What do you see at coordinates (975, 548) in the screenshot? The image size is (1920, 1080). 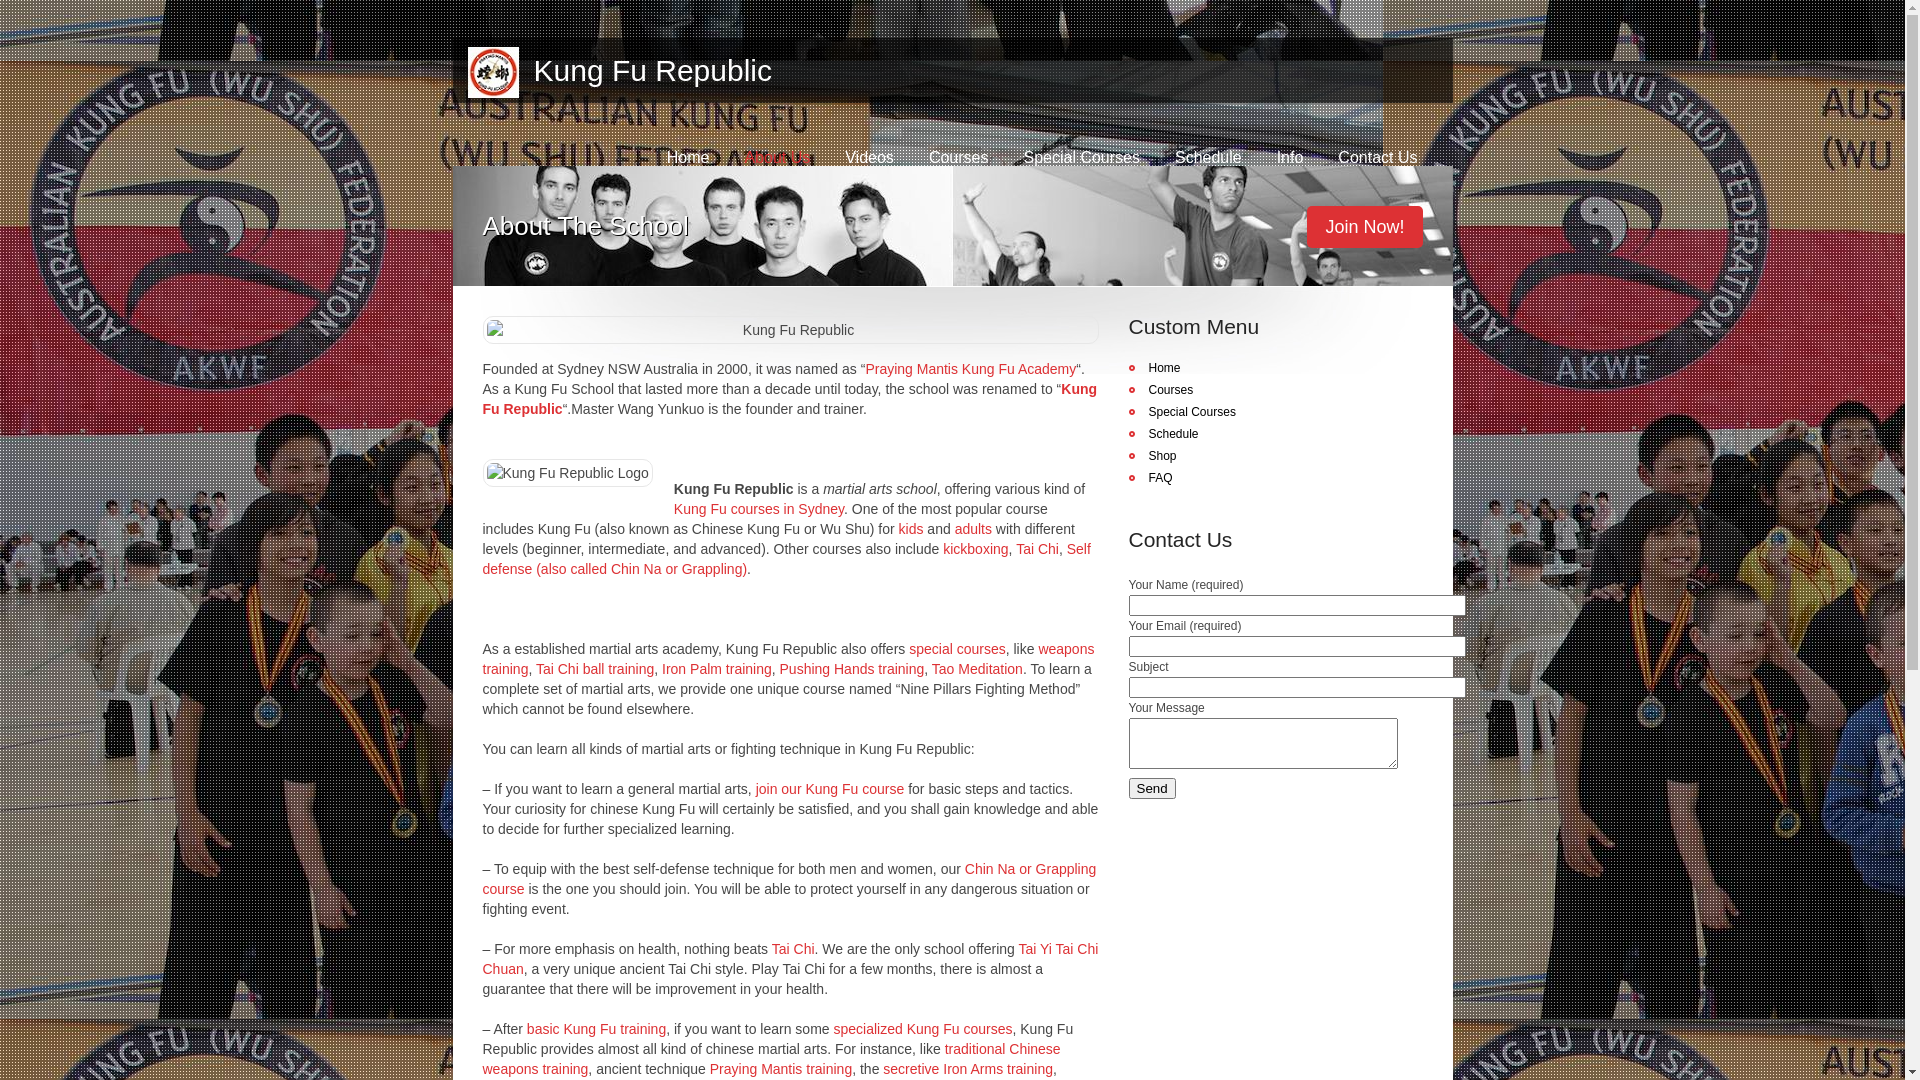 I see `'kickboxing'` at bounding box center [975, 548].